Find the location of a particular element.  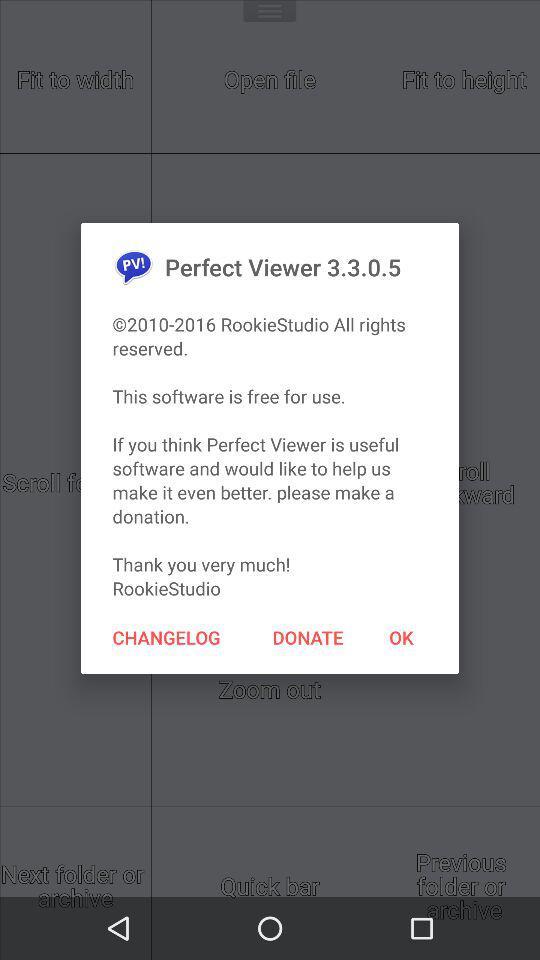

icon next to the ok item is located at coordinates (308, 636).